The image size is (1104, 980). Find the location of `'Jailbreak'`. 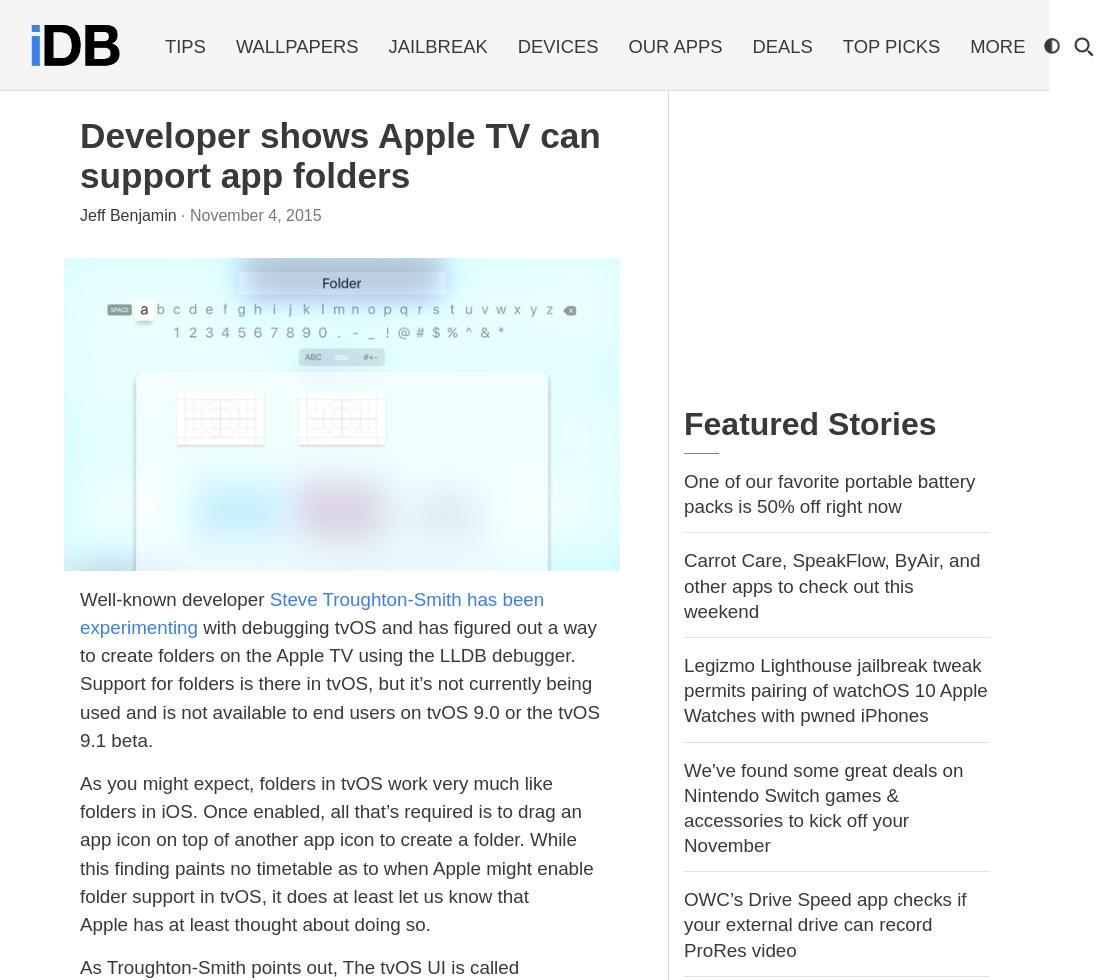

'Jailbreak' is located at coordinates (437, 46).